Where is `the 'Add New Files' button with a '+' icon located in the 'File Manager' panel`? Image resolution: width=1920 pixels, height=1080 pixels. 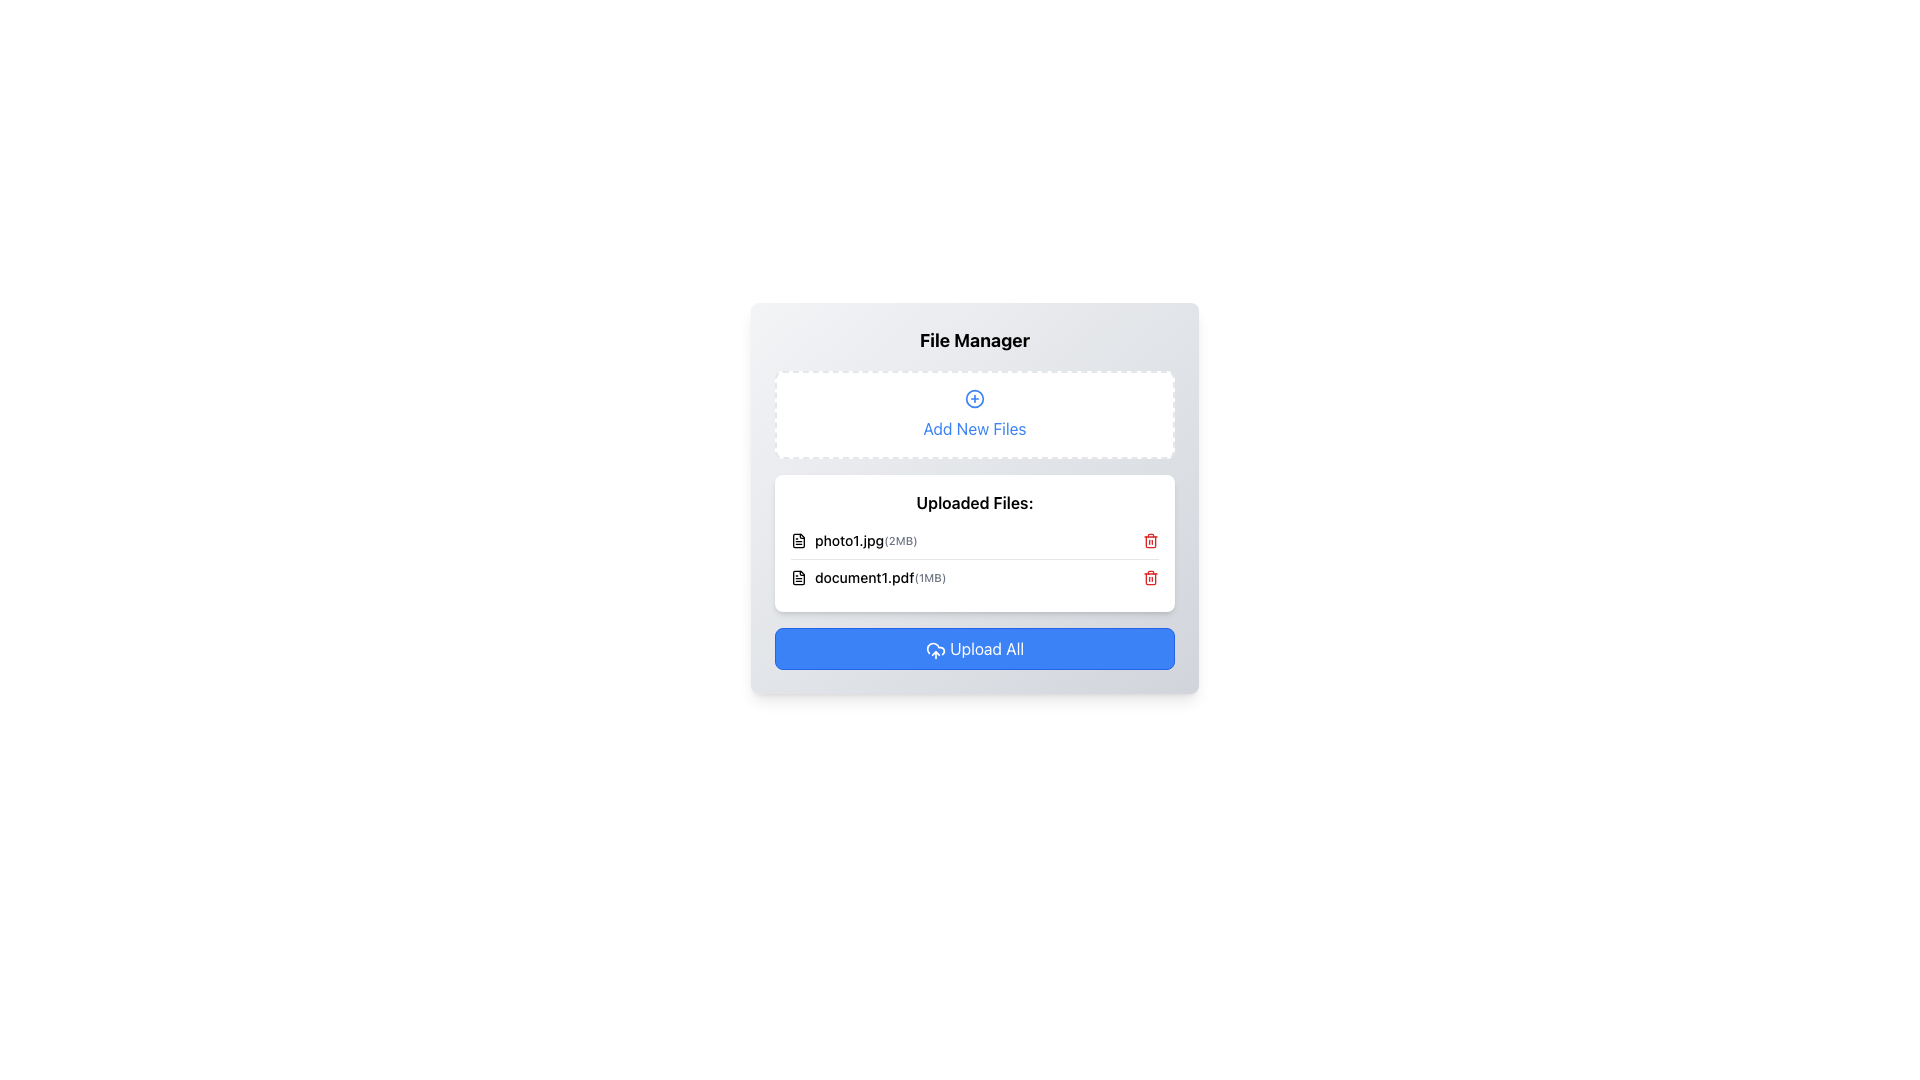 the 'Add New Files' button with a '+' icon located in the 'File Manager' panel is located at coordinates (974, 414).